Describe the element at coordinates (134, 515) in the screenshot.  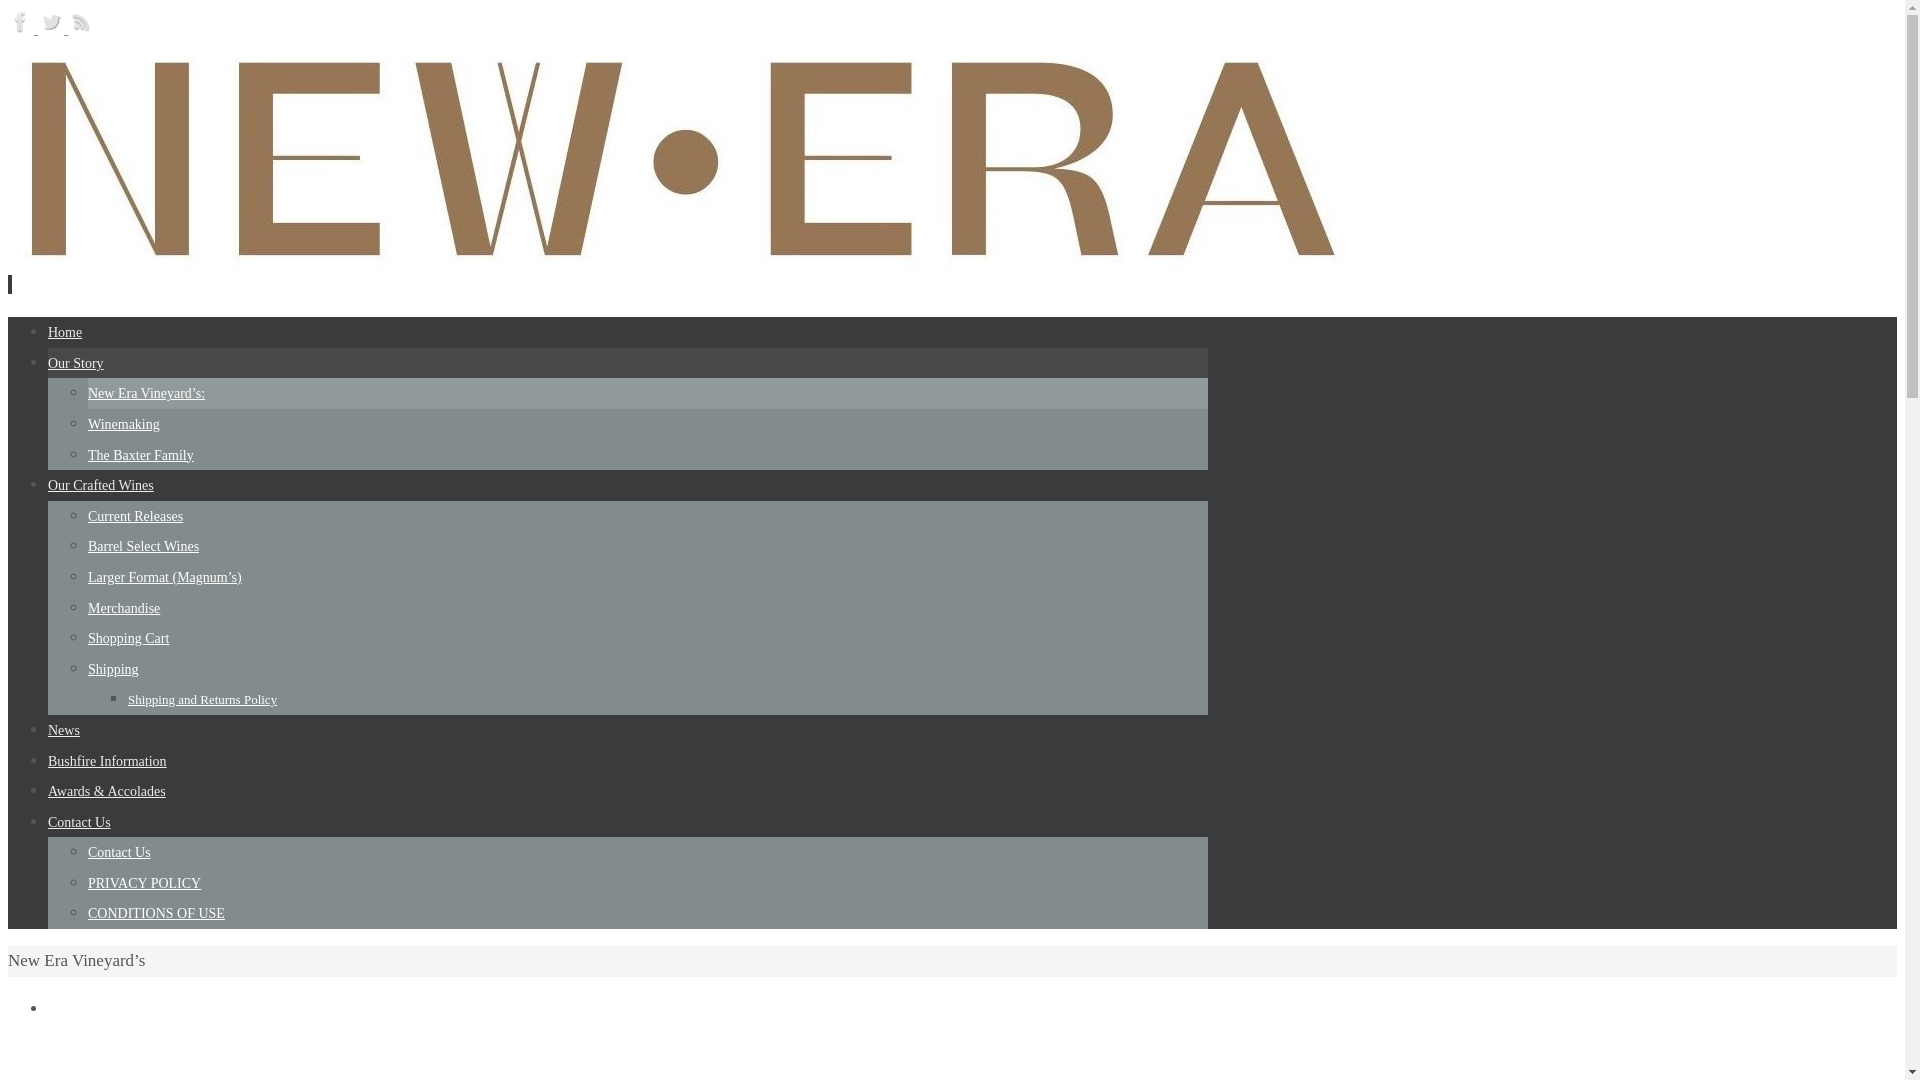
I see `'Current Releases'` at that location.